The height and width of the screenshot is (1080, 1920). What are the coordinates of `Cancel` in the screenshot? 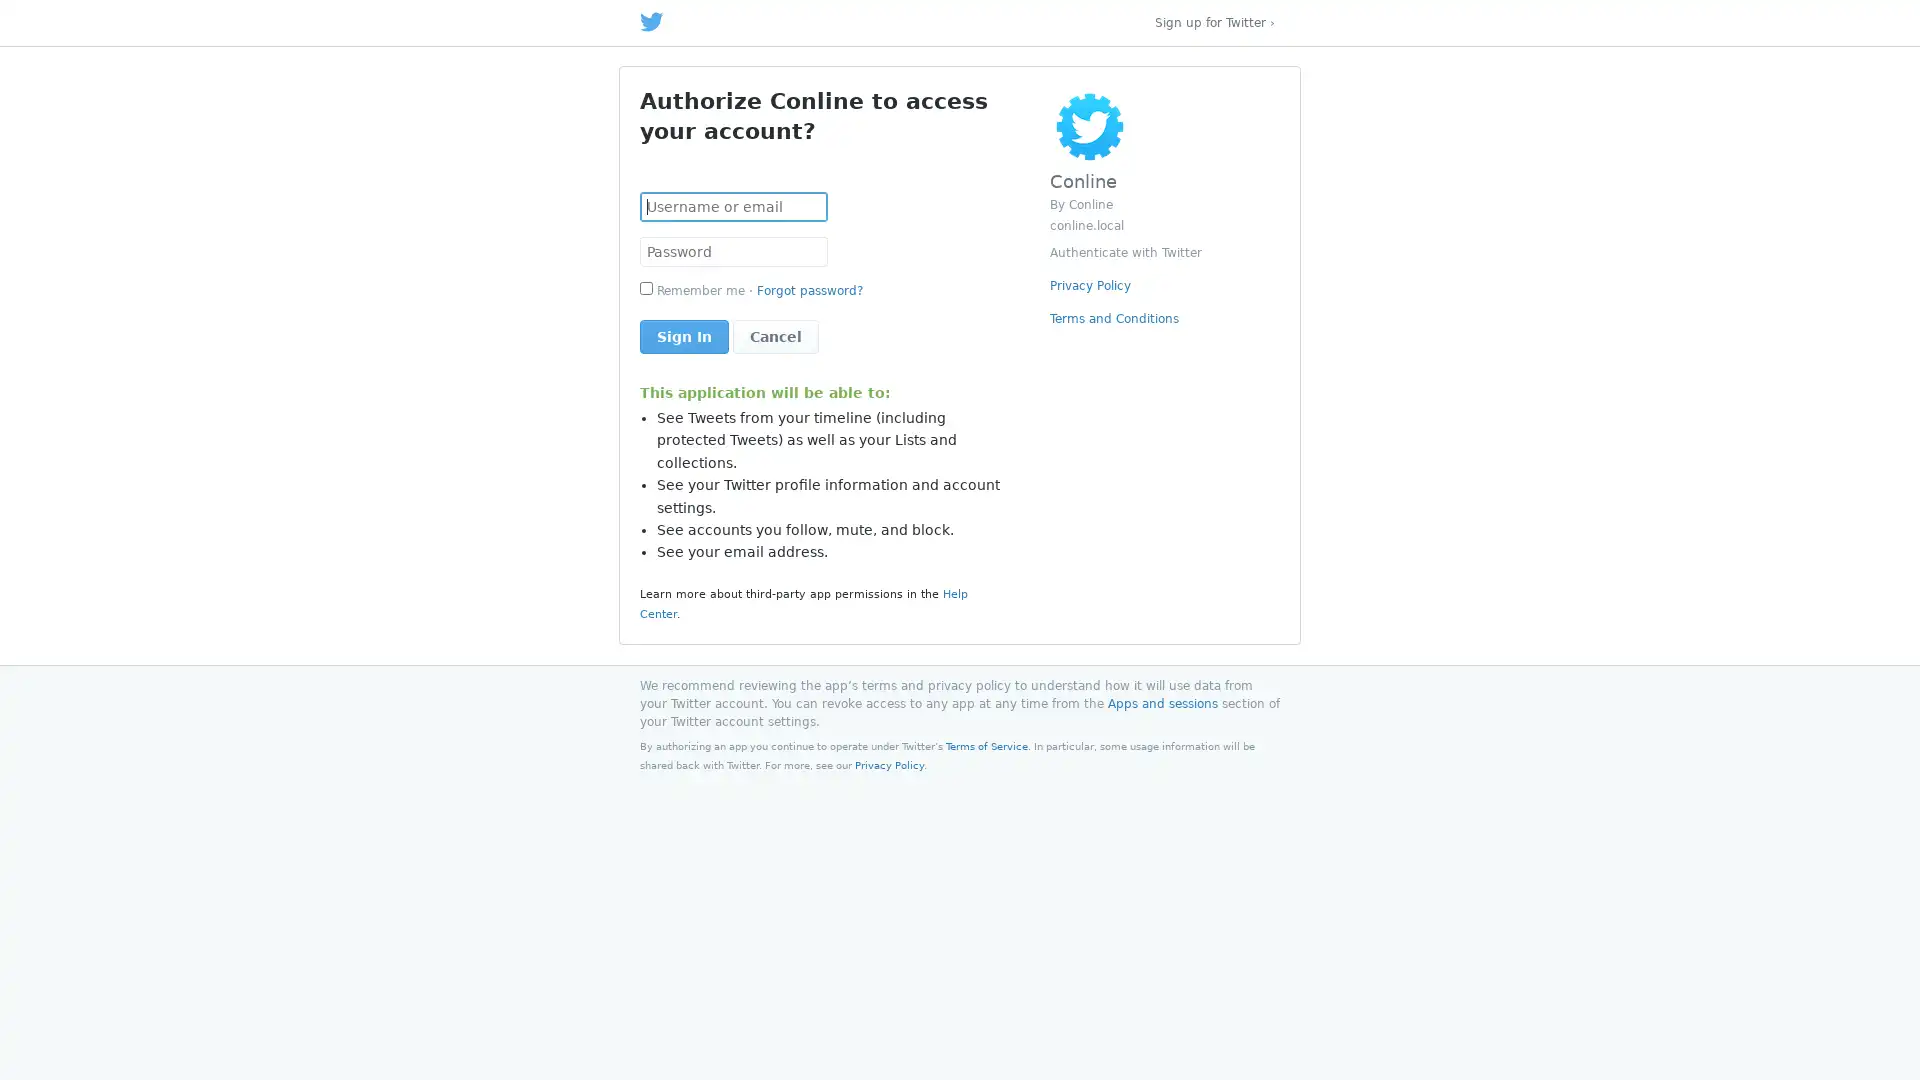 It's located at (775, 335).